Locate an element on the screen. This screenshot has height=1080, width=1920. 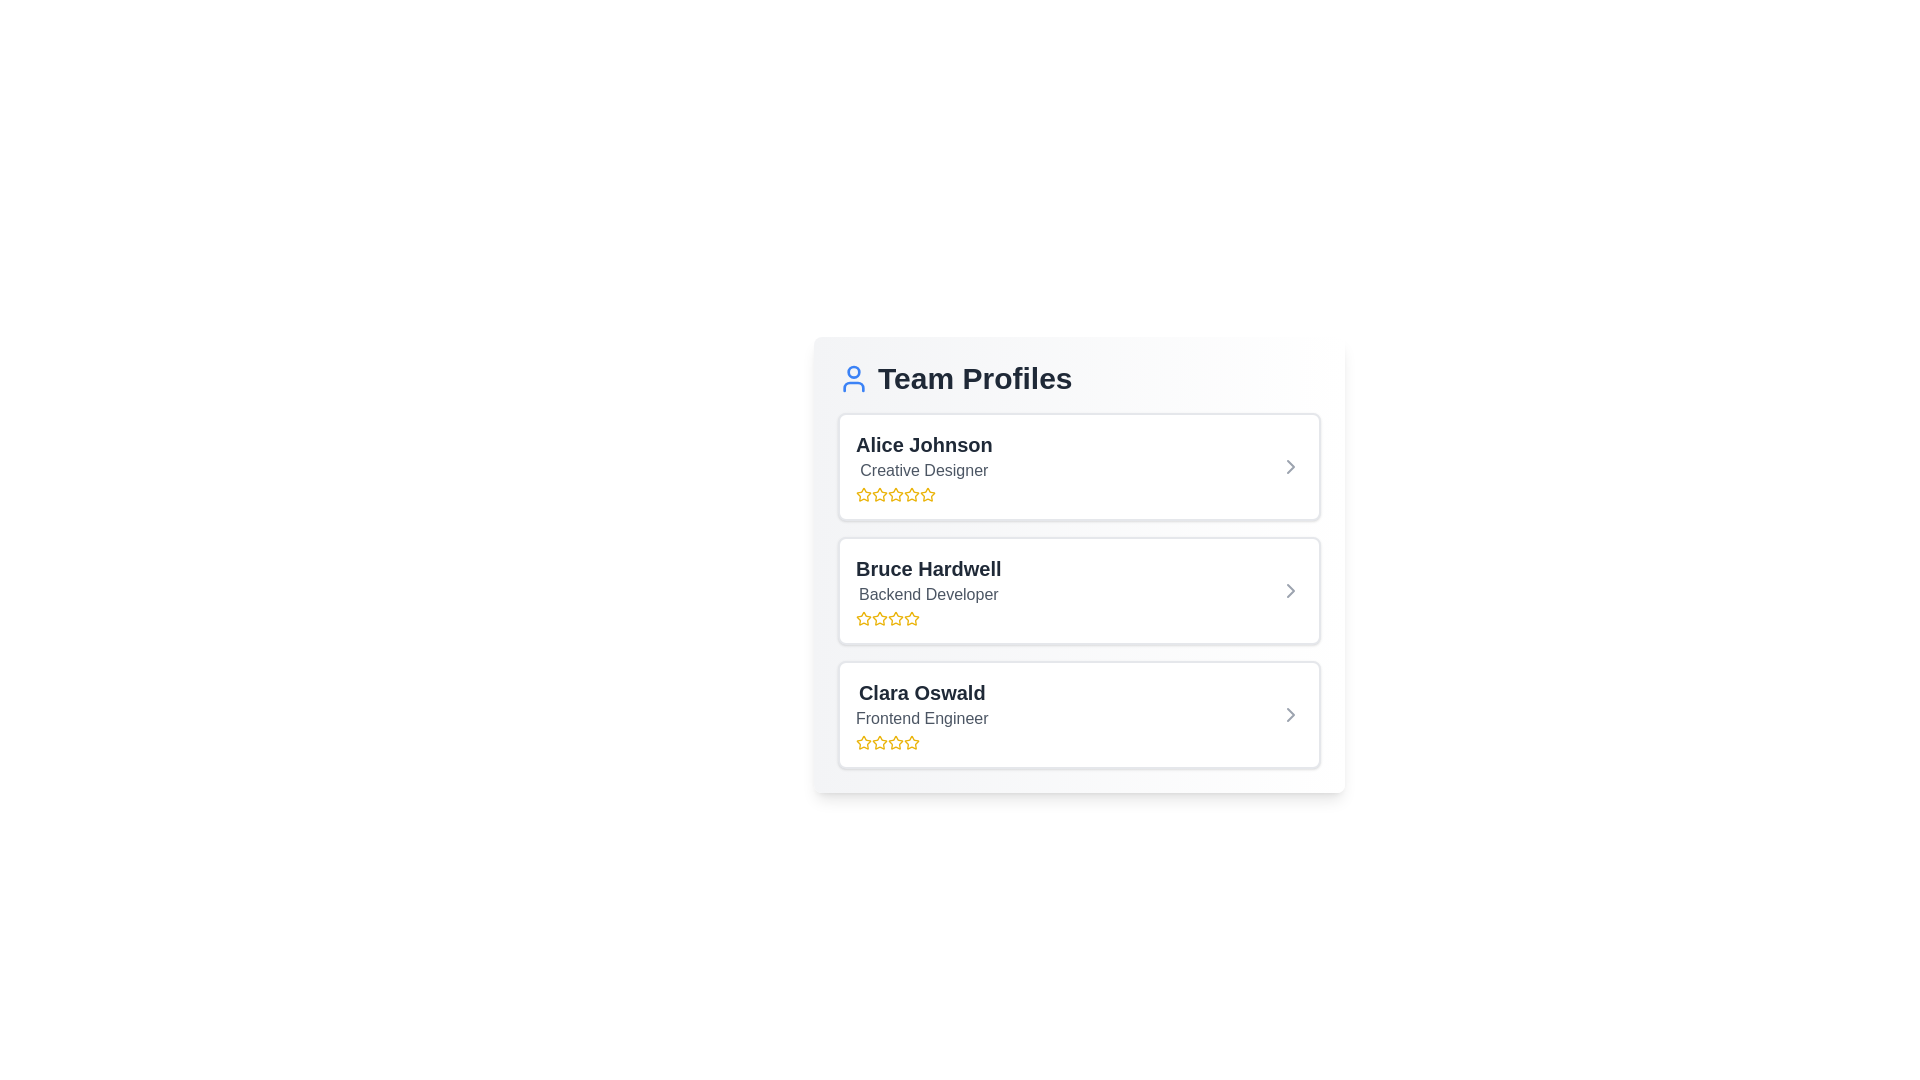
arrow icon next to the profile Bruce Hardwell is located at coordinates (1291, 589).